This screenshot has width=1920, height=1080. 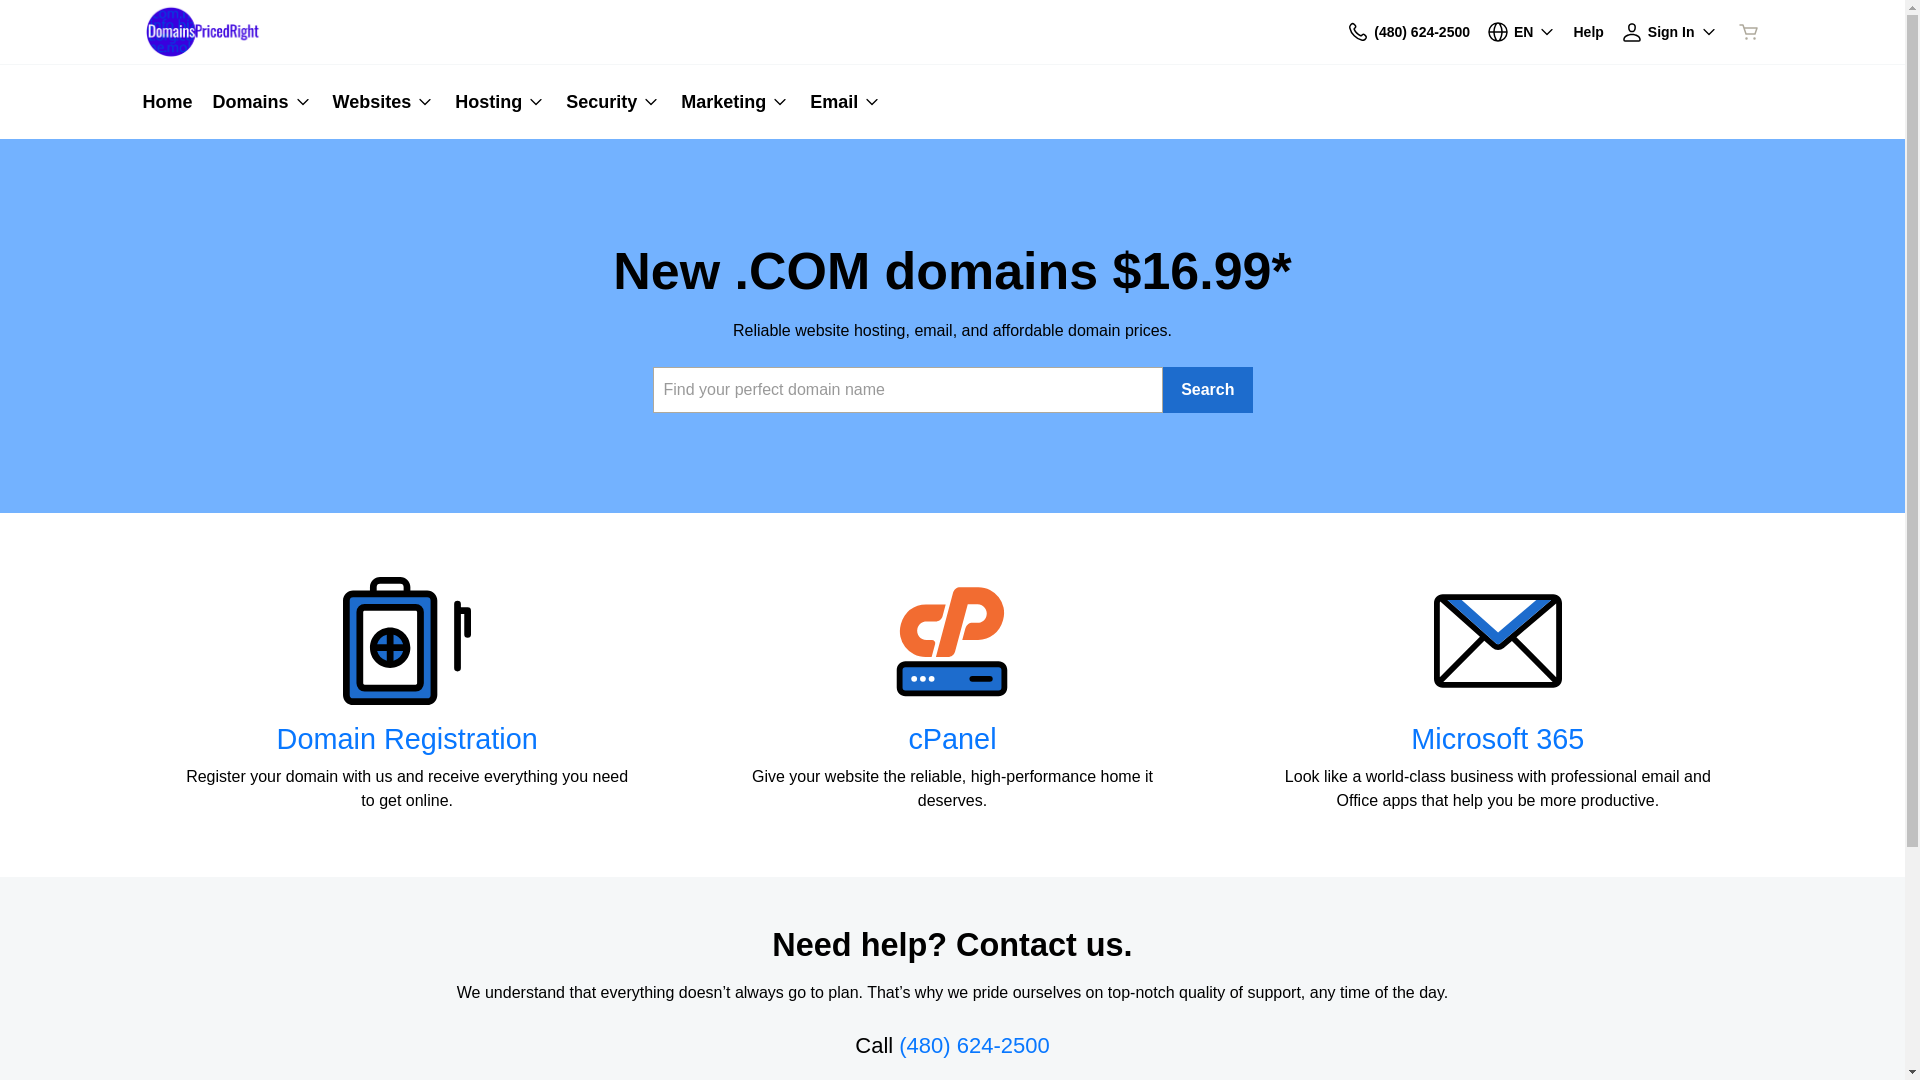 What do you see at coordinates (1587, 32) in the screenshot?
I see `'Help'` at bounding box center [1587, 32].